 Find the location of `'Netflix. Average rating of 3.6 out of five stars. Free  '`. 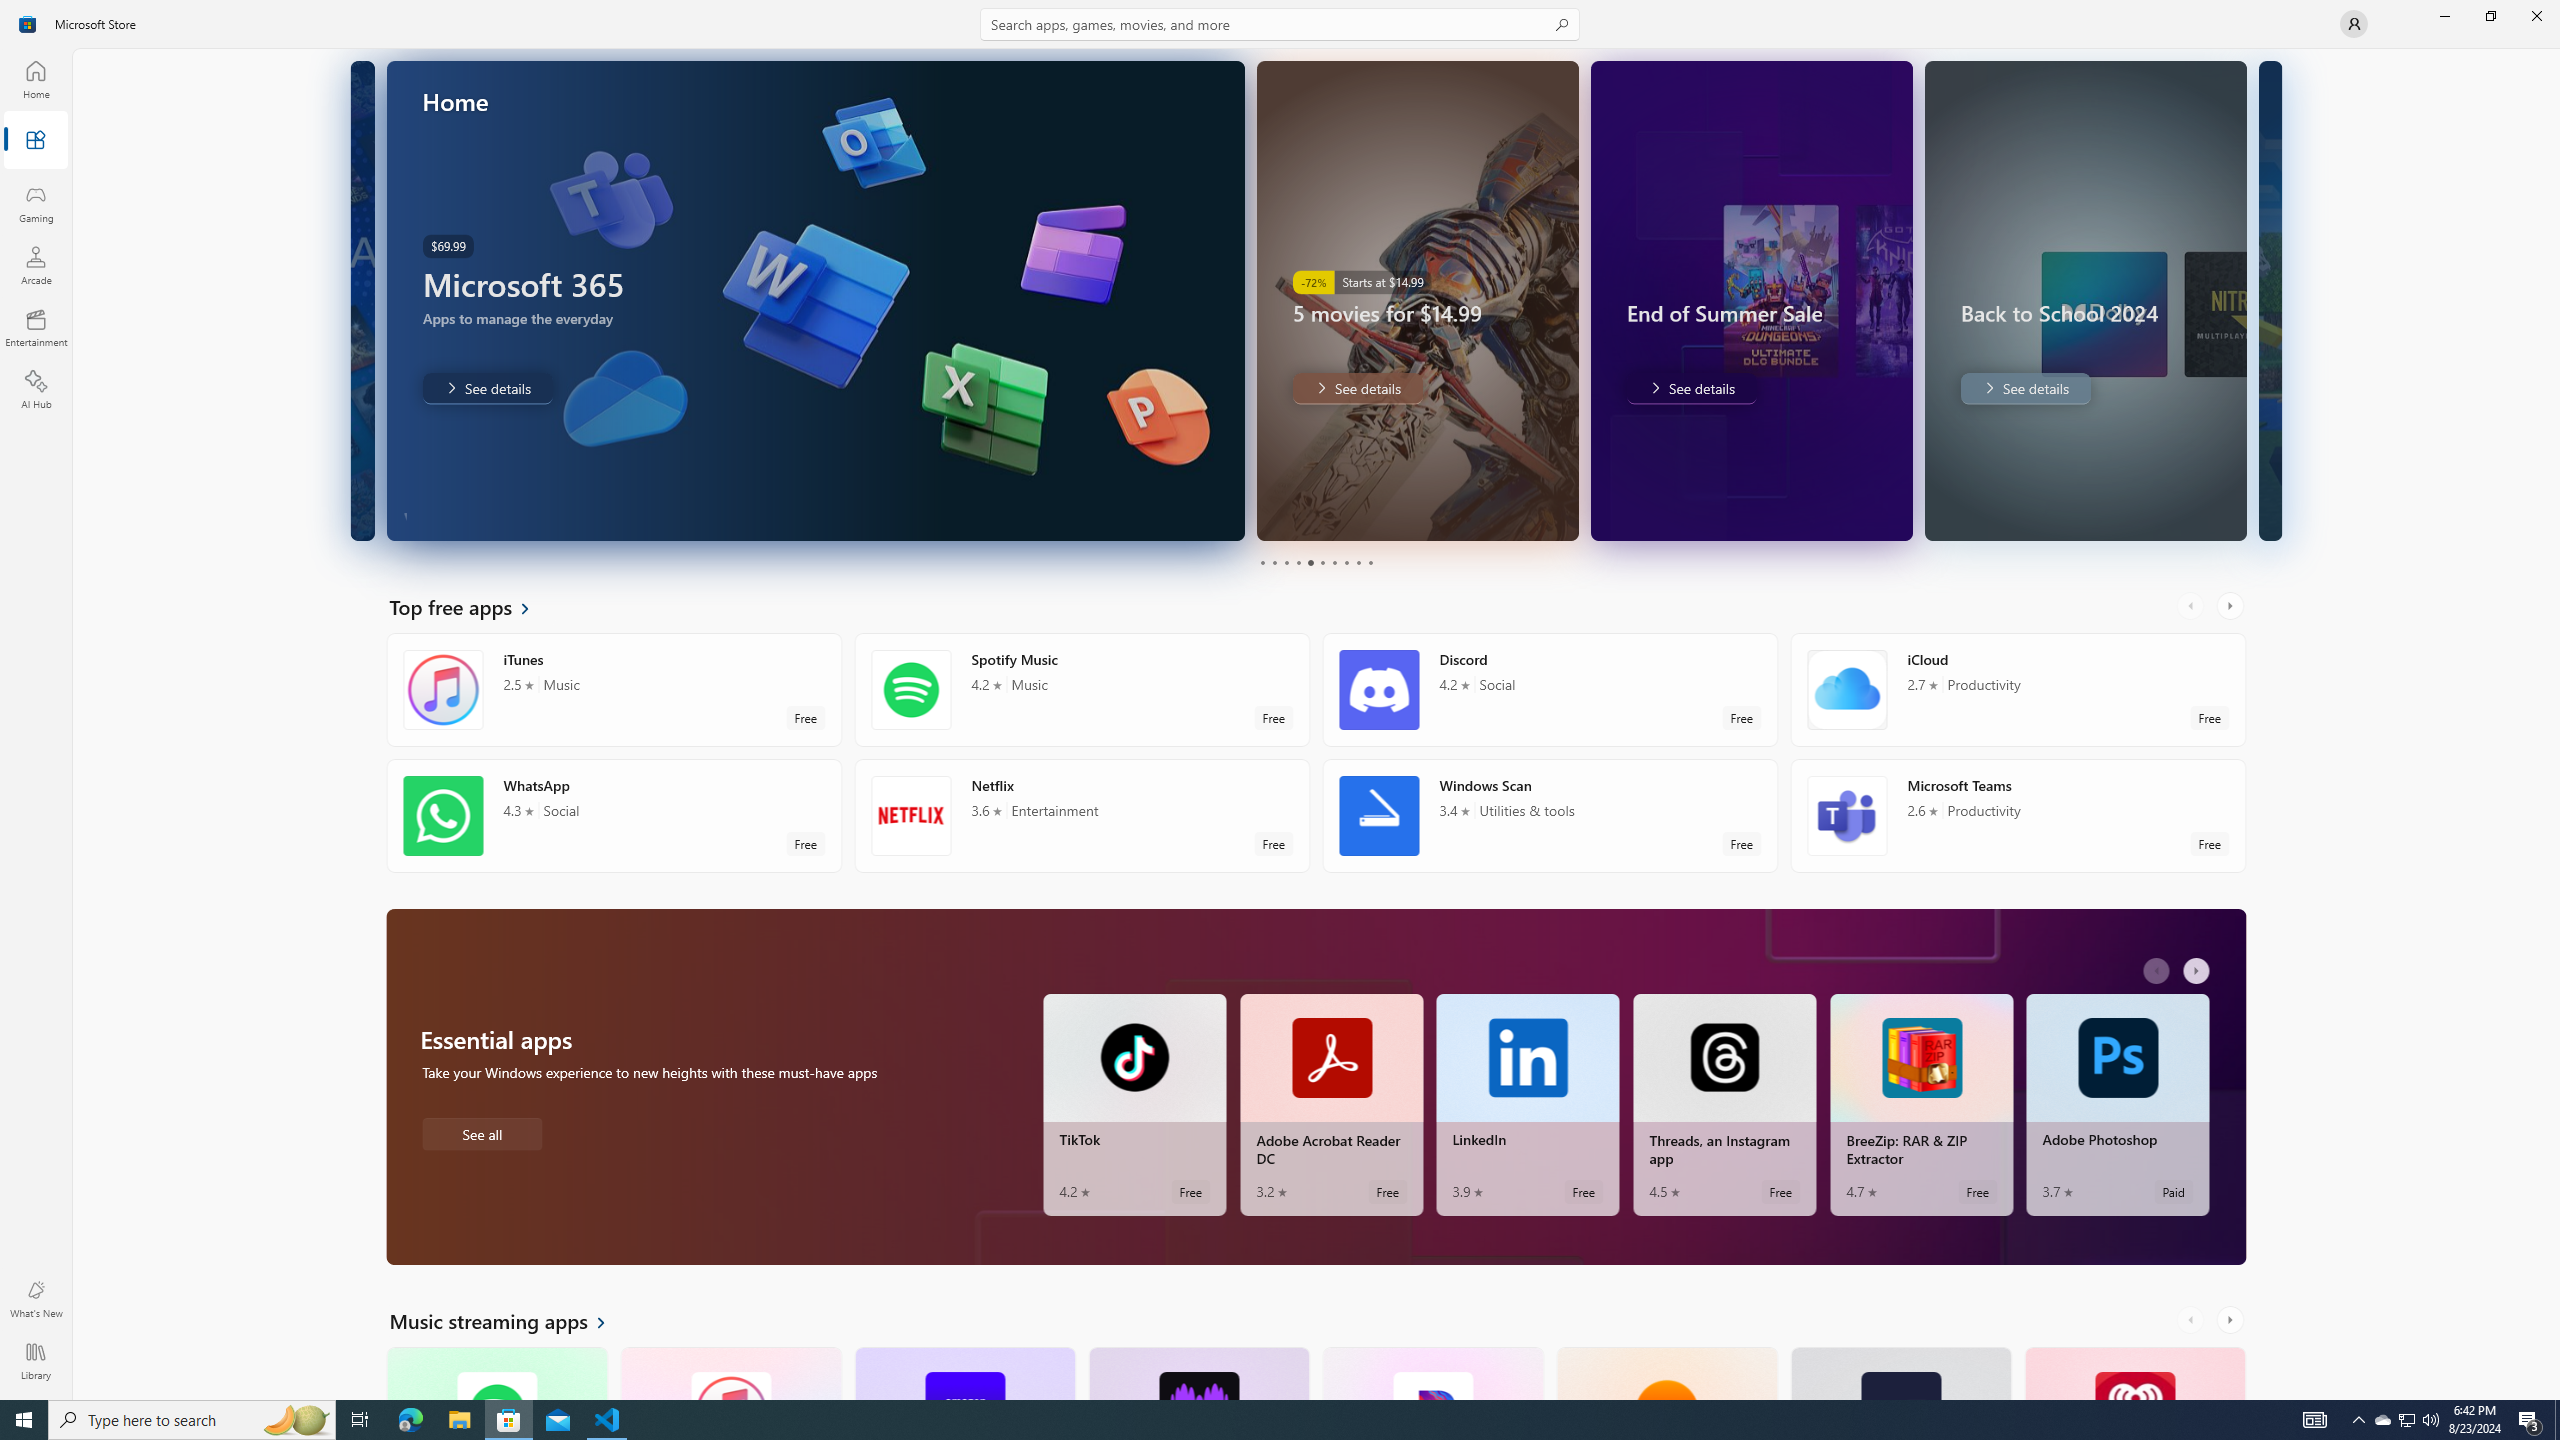

'Netflix. Average rating of 3.6 out of five stars. Free  ' is located at coordinates (1081, 815).